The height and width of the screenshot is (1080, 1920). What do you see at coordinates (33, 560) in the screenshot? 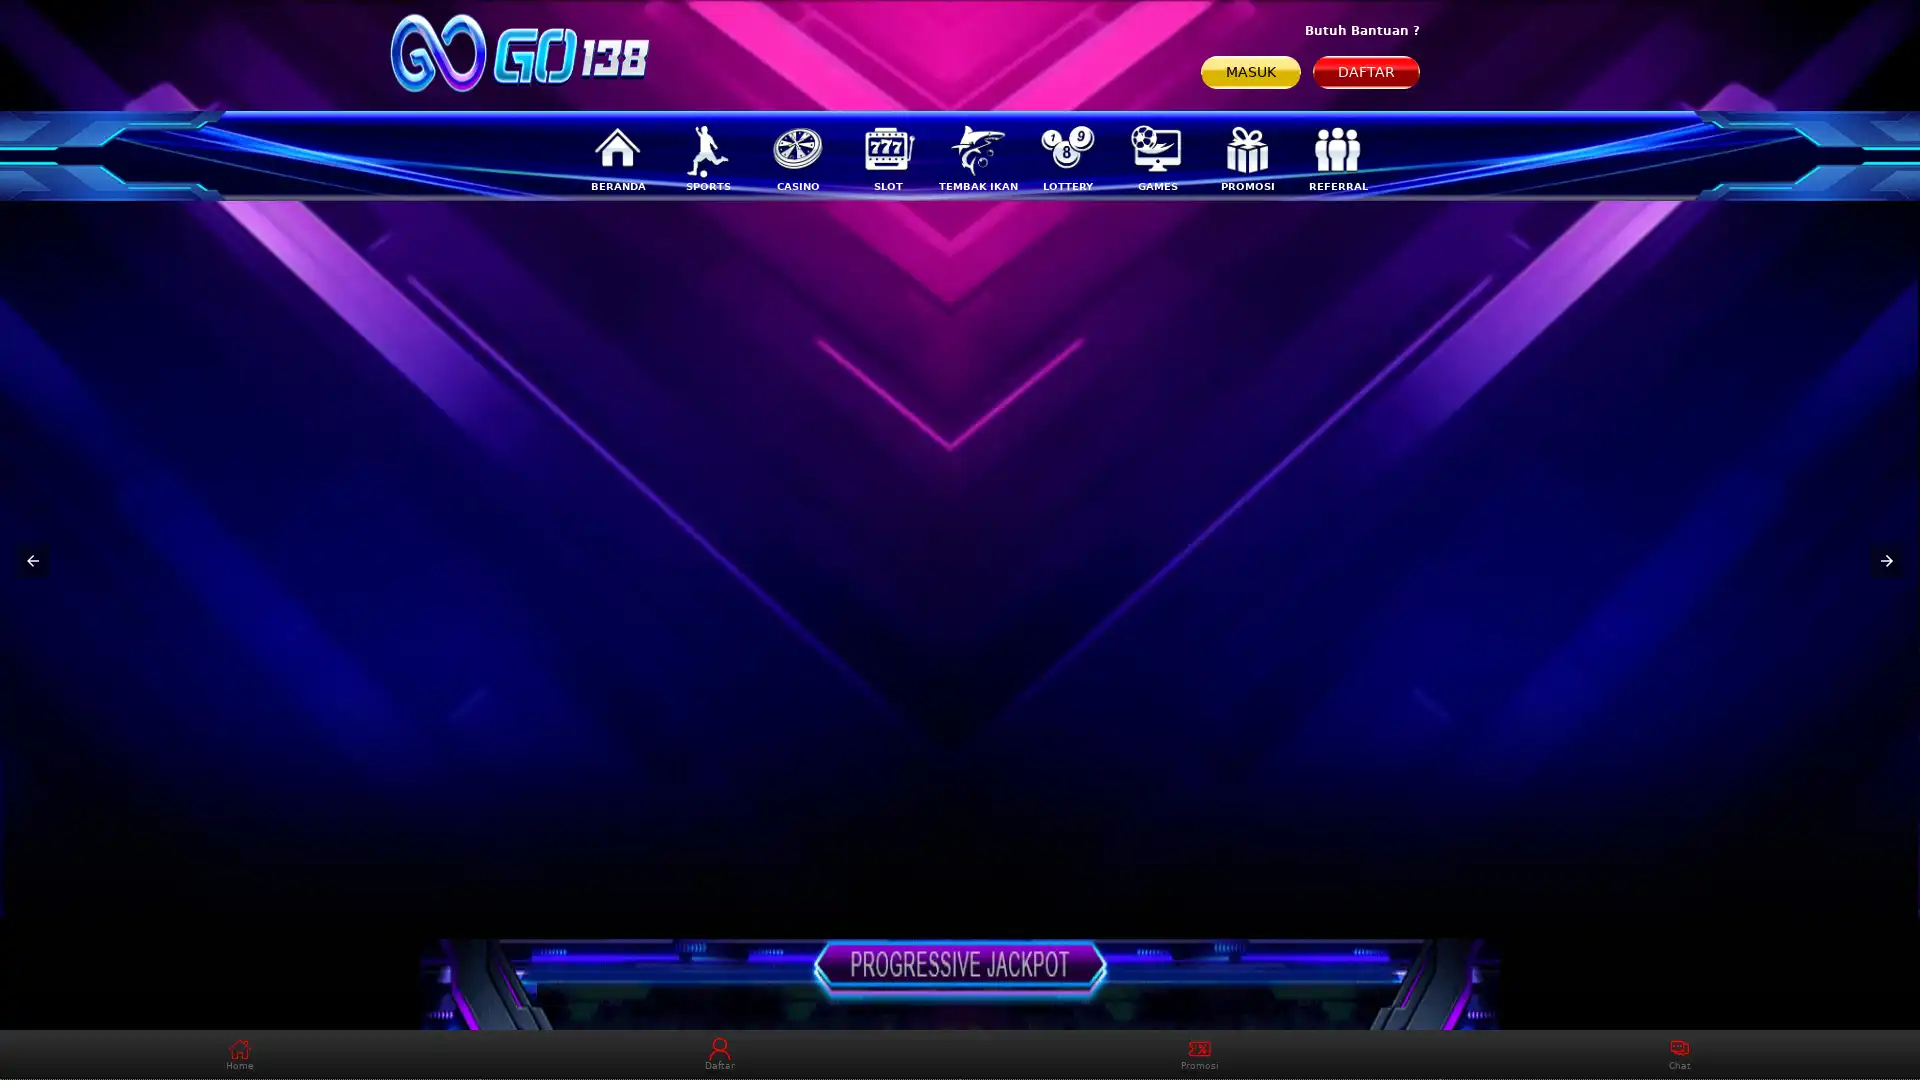
I see `Previous item in carousel (4 of 4)` at bounding box center [33, 560].